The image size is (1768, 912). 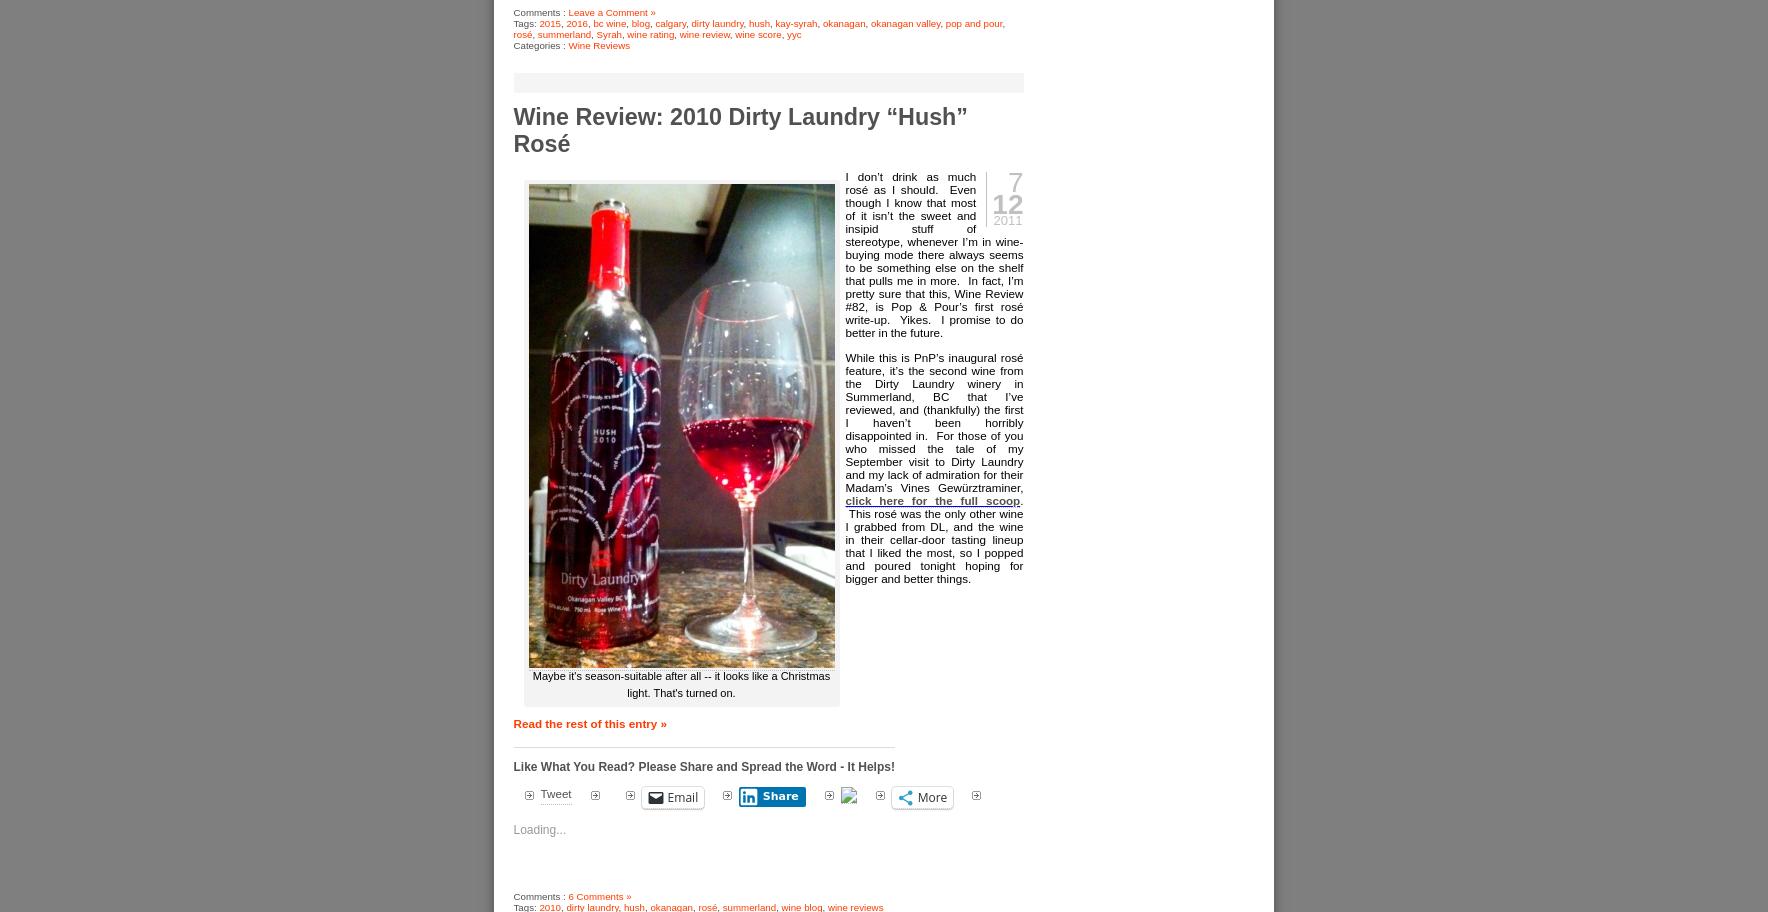 I want to click on 'I don’t drink as much rosé as I should.  Even though I know that most of it isn’t the sweet and insipid stuff of stereotype, whenever I’m in wine-buying mode there always seems to be something else on the shelf that pulls me in more.  In fact, I’m pretty sure that this, Wine Review #82, is Pop & Pour’s first rosé write-up.  Yikes.  I promise to do better in the future.', so click(x=933, y=253).